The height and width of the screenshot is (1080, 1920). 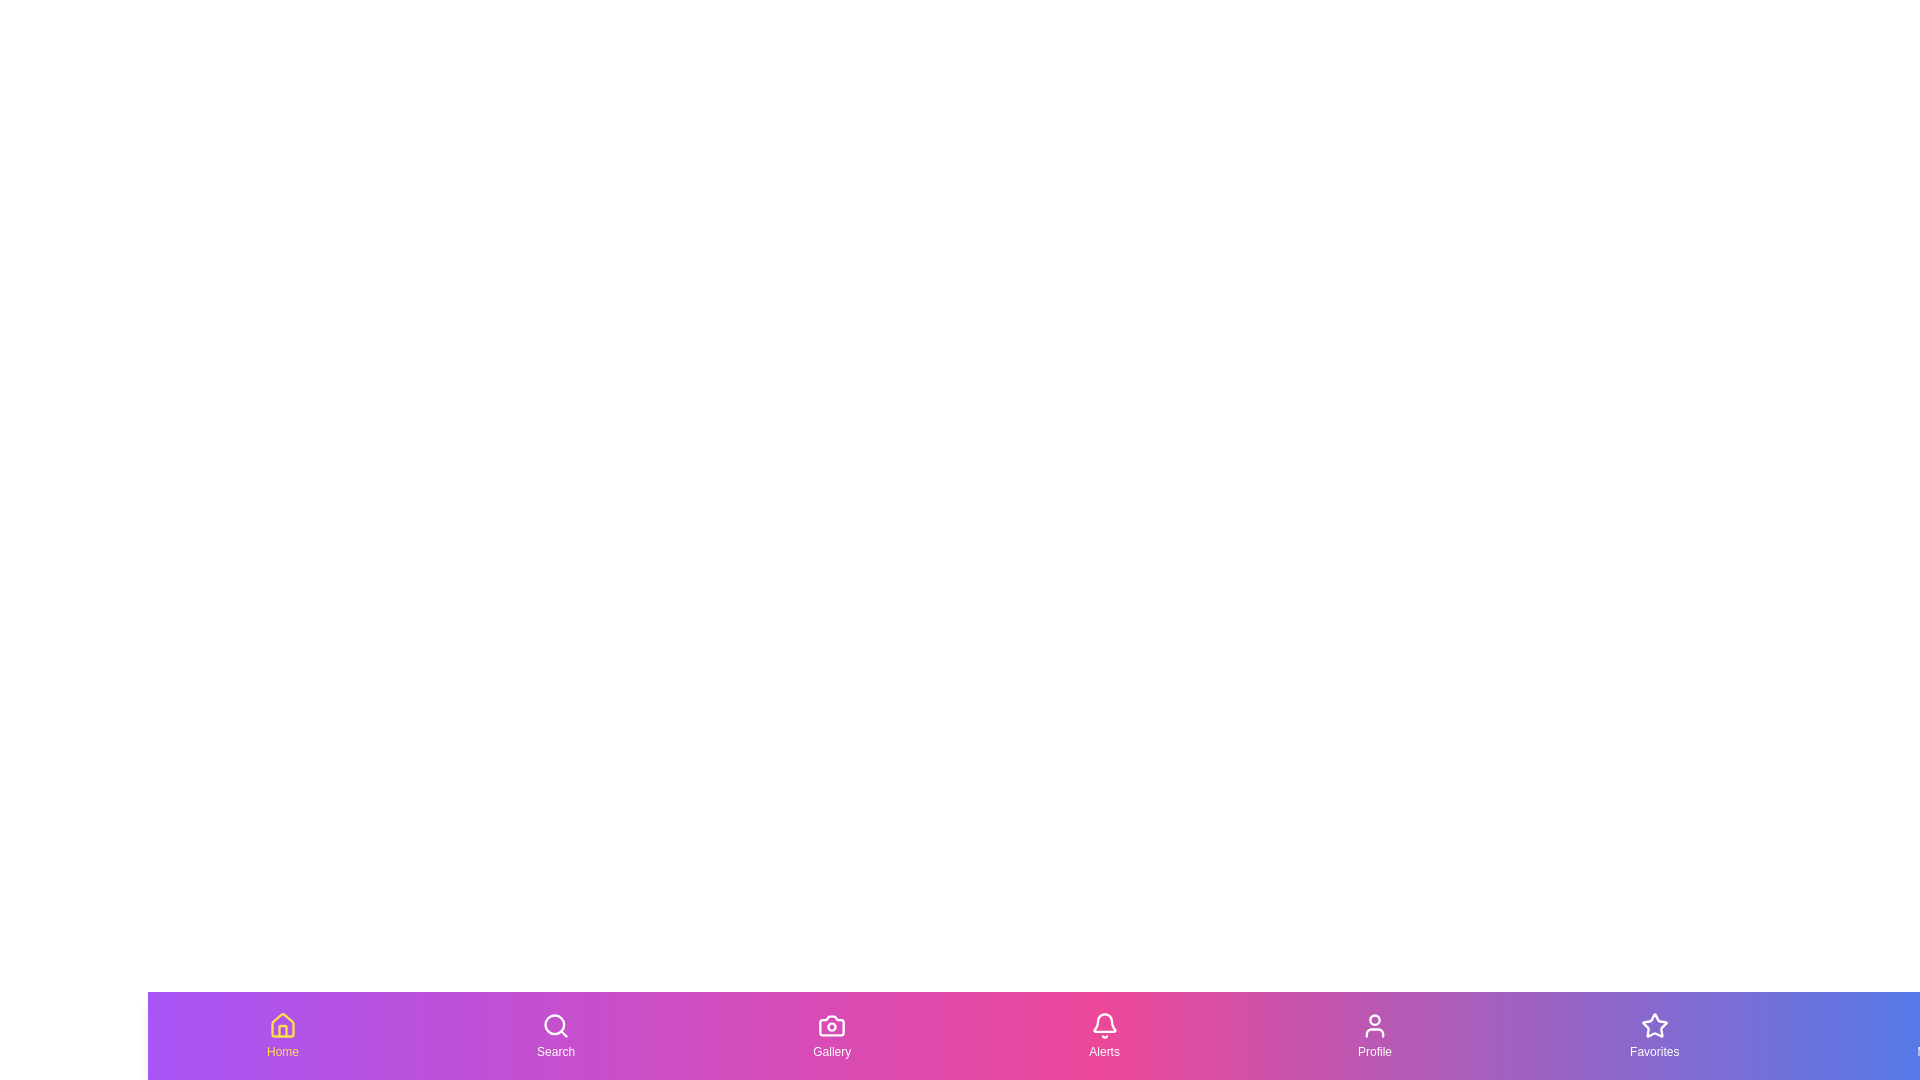 What do you see at coordinates (282, 1035) in the screenshot?
I see `the button labeled Home to observe the hover effect` at bounding box center [282, 1035].